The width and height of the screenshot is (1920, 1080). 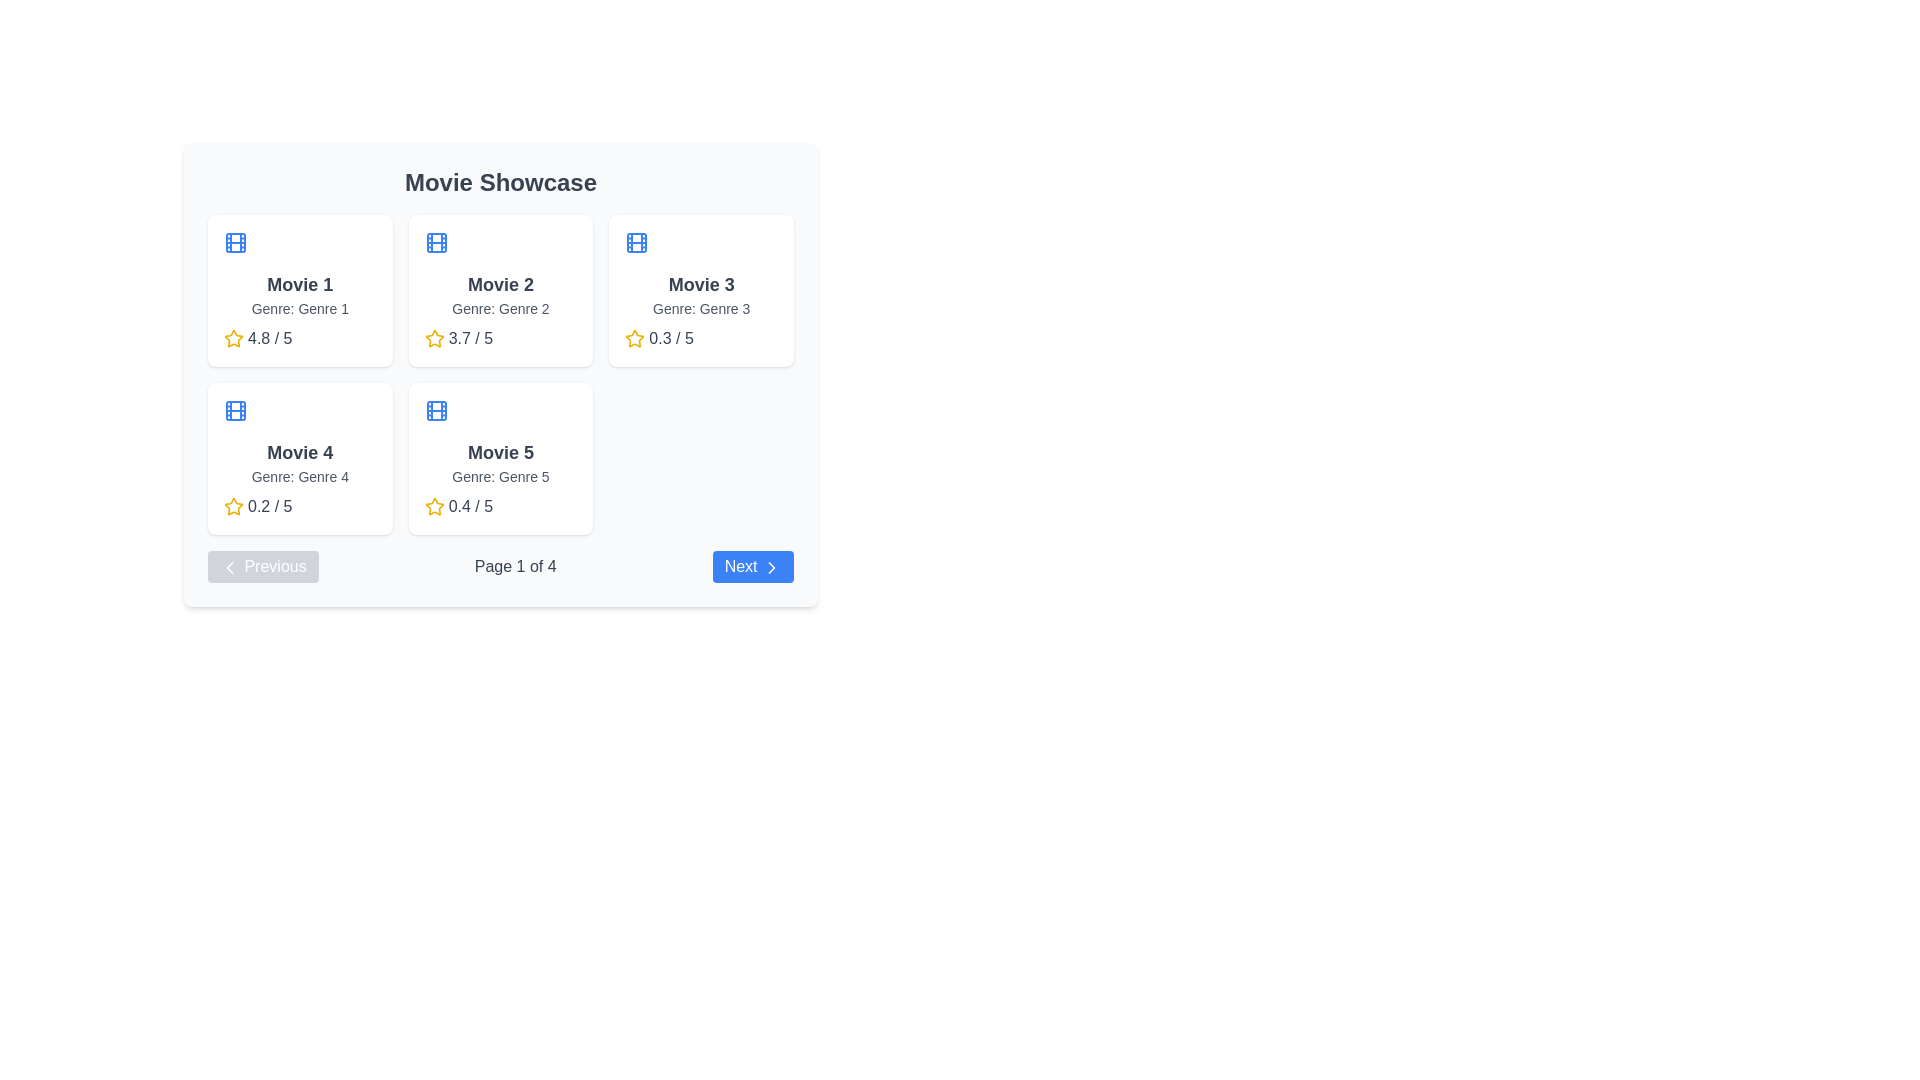 I want to click on the static text label displaying the rating score for 'Movie 4' out of 5, located below the 'Movie 4' title box and to the right of a star icon, so click(x=269, y=505).